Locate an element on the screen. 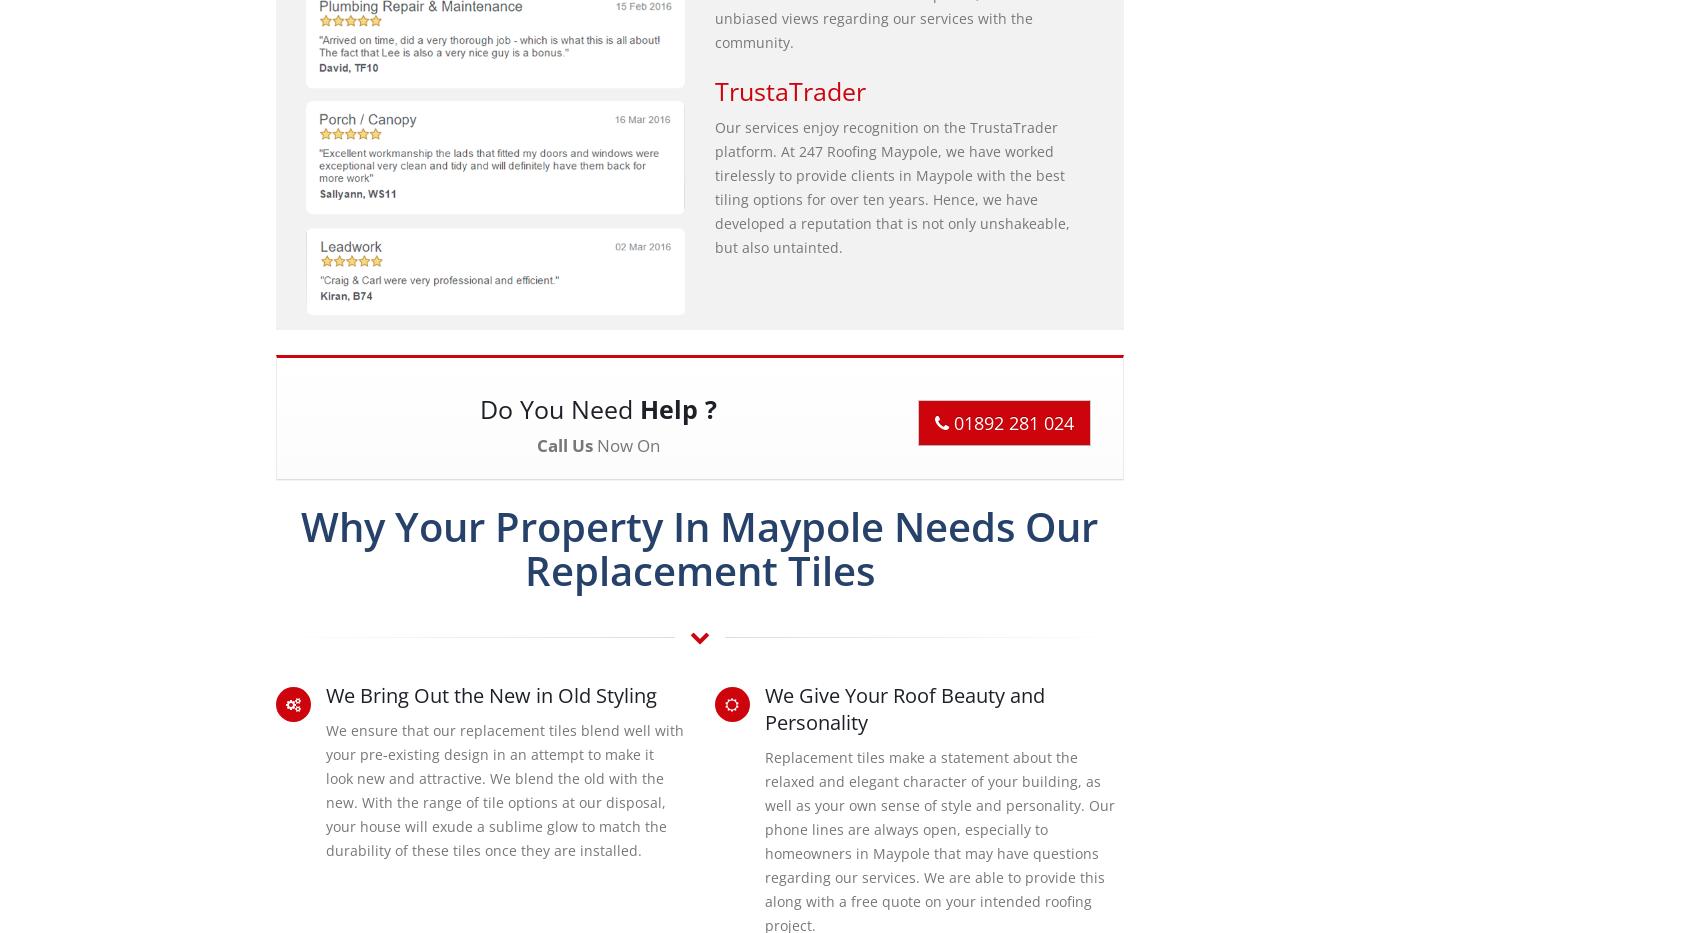 This screenshot has width=1692, height=933. 'Why Your Property in Maypole Needs Our Replacement Tiles' is located at coordinates (699, 546).